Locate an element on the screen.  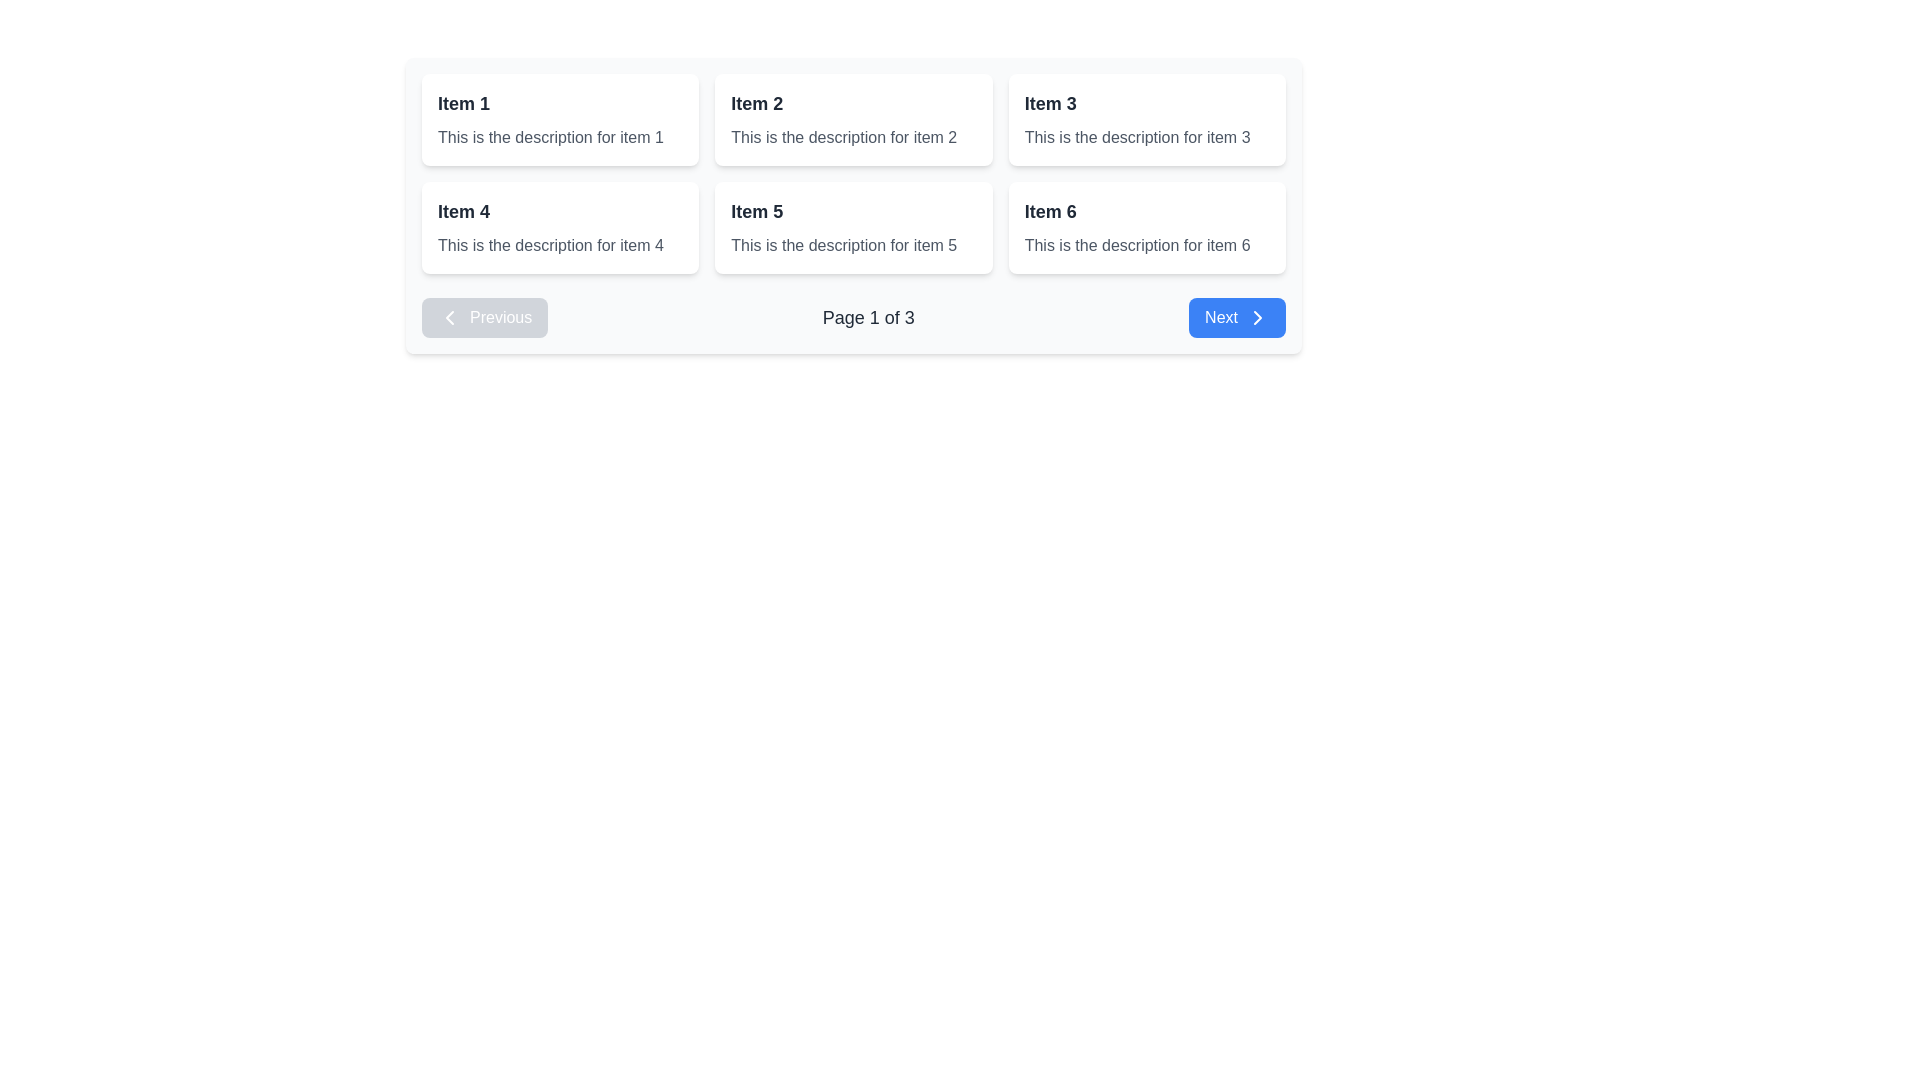
the rightward chevron icon within the 'Next' button located at the bottom right corner of the 'Page 1 of 3' display is located at coordinates (1256, 316).